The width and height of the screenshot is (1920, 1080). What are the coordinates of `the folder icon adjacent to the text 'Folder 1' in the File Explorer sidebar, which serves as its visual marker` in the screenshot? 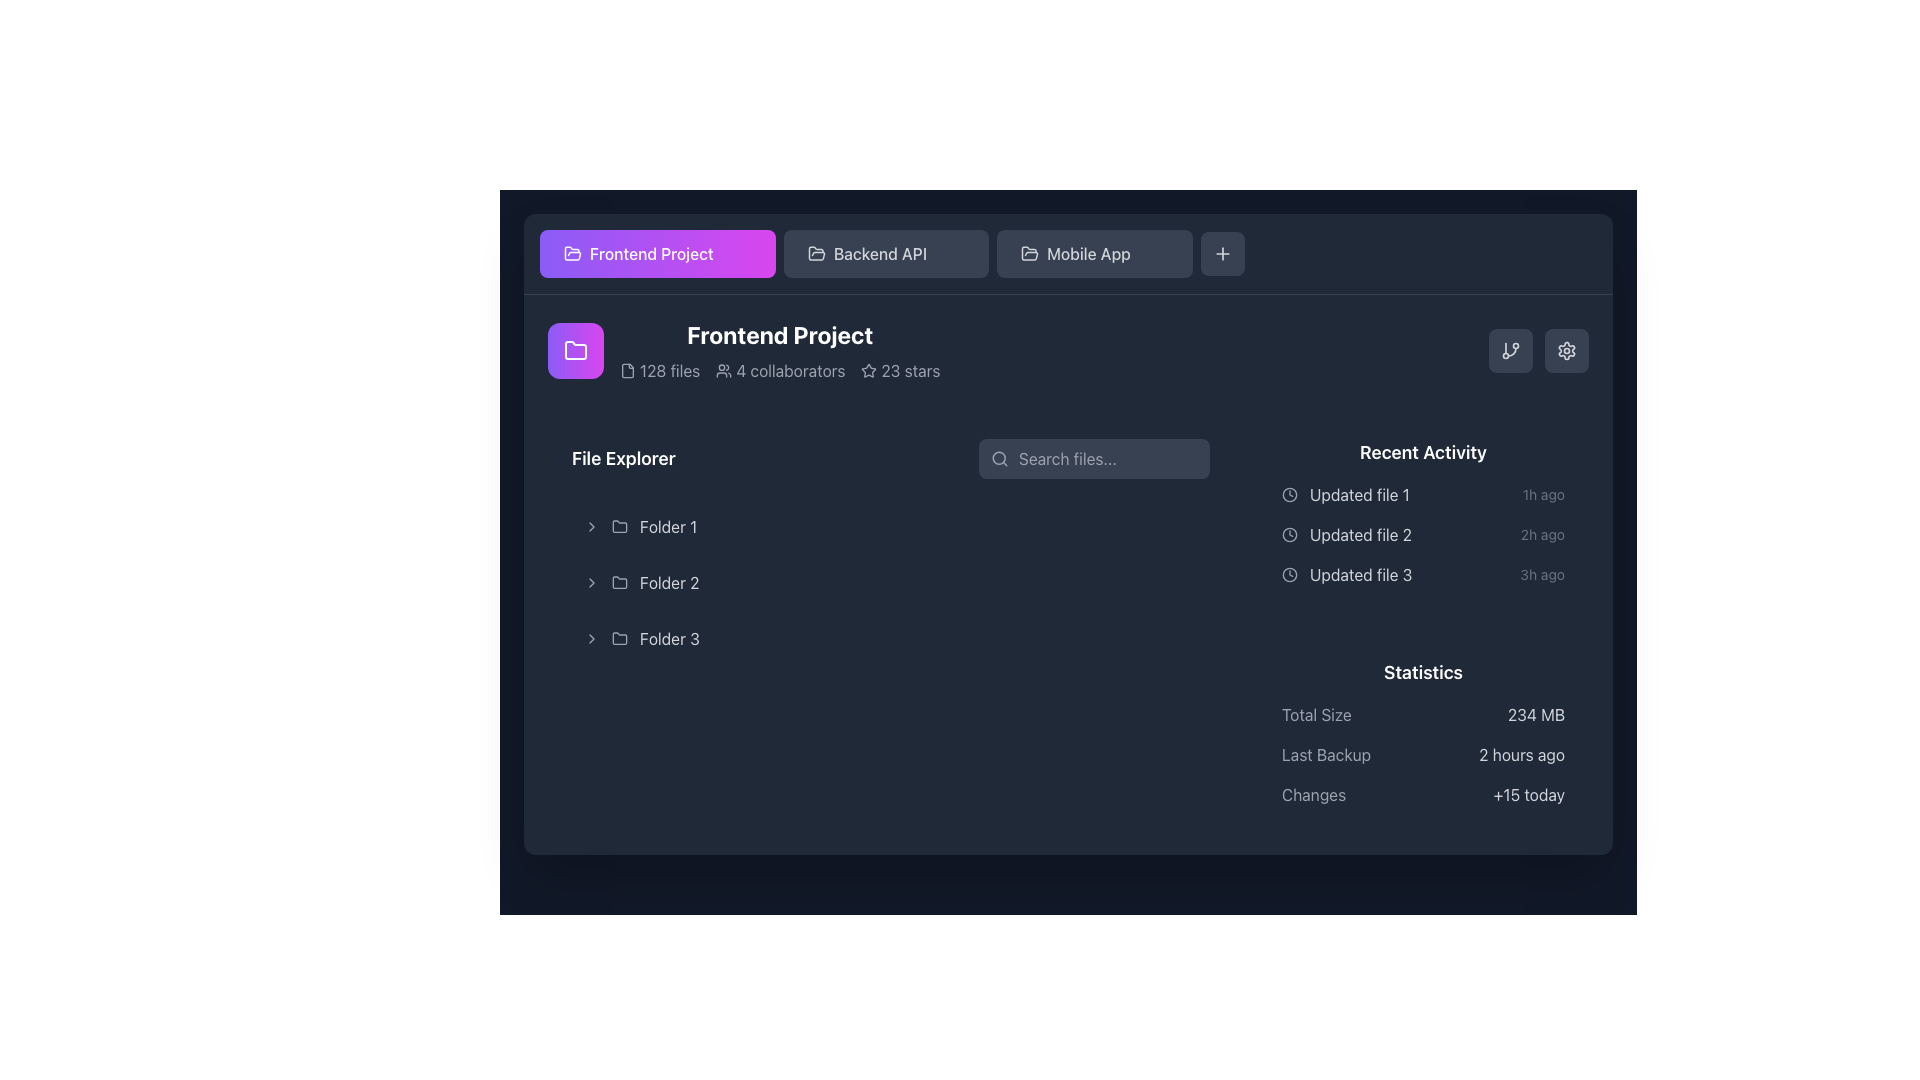 It's located at (618, 524).